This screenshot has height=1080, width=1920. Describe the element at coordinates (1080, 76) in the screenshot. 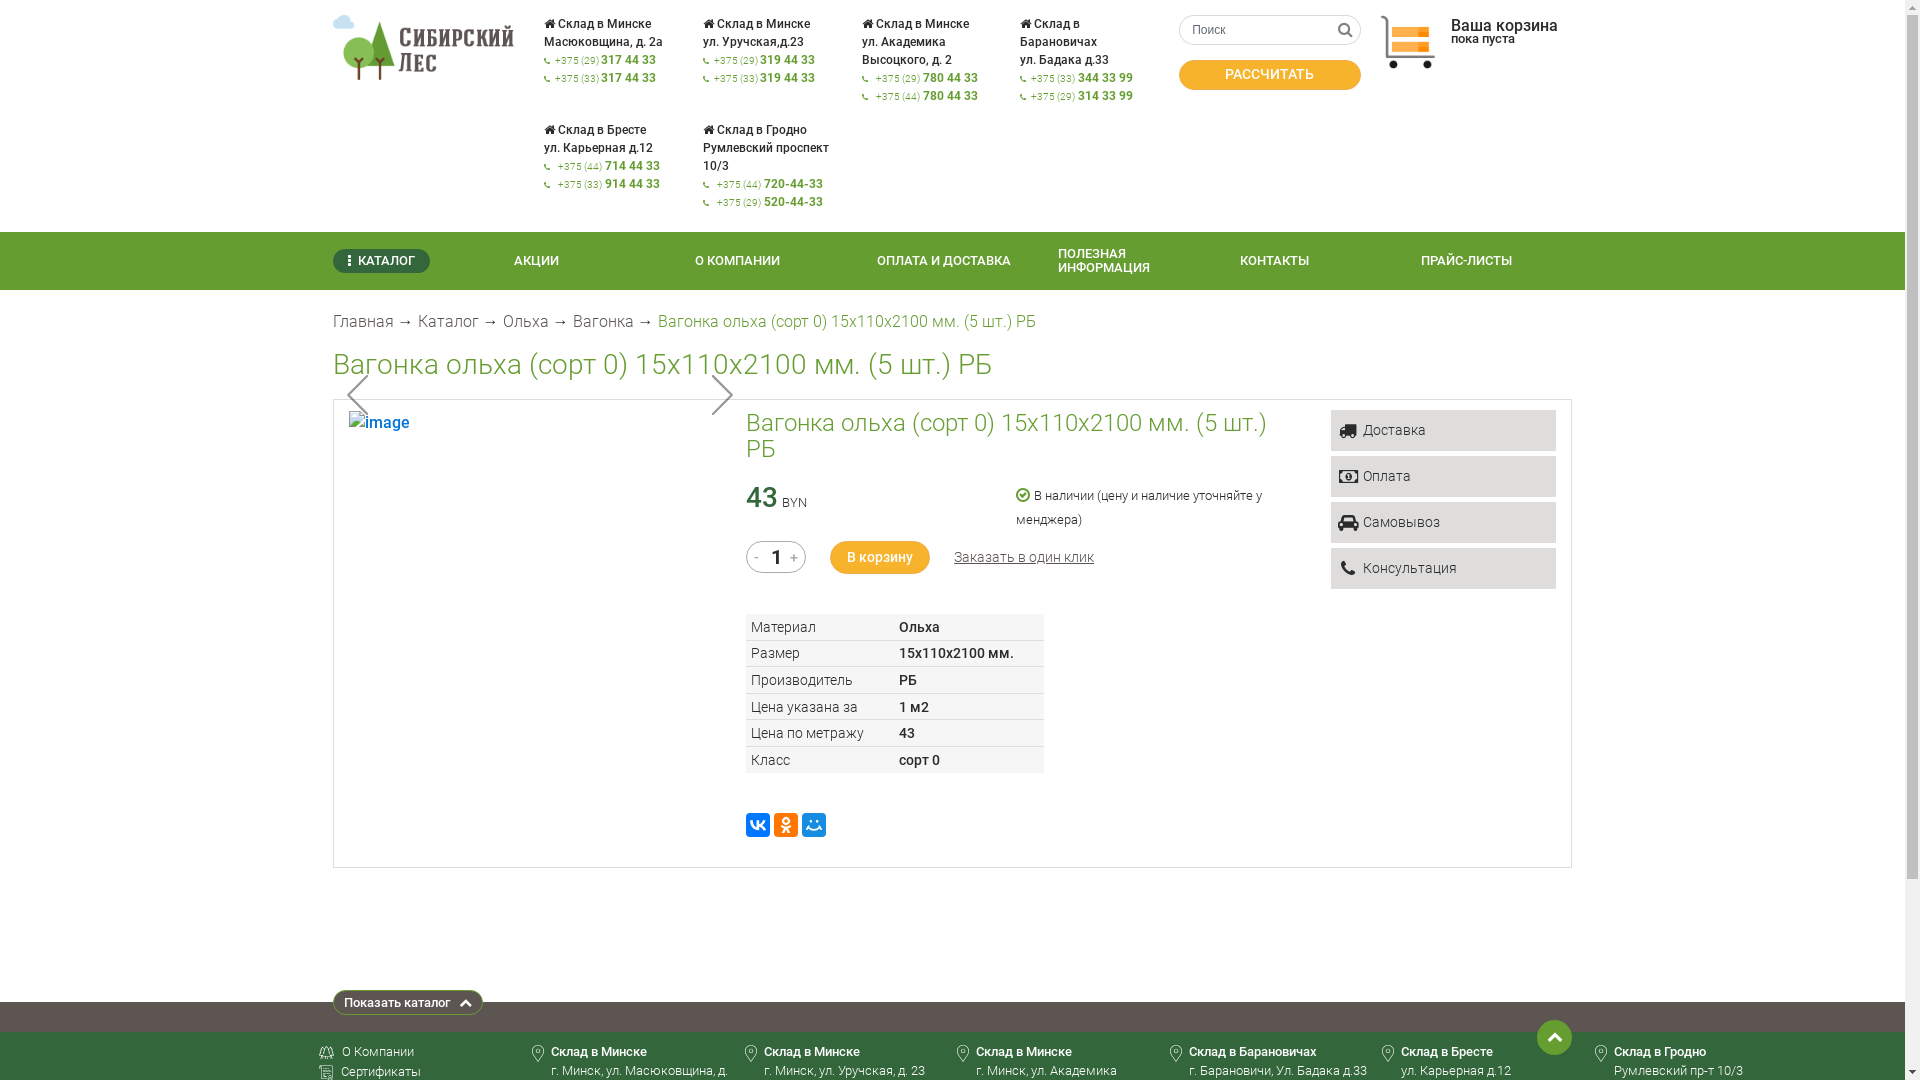

I see `'+375 (33) 344 33 99'` at that location.